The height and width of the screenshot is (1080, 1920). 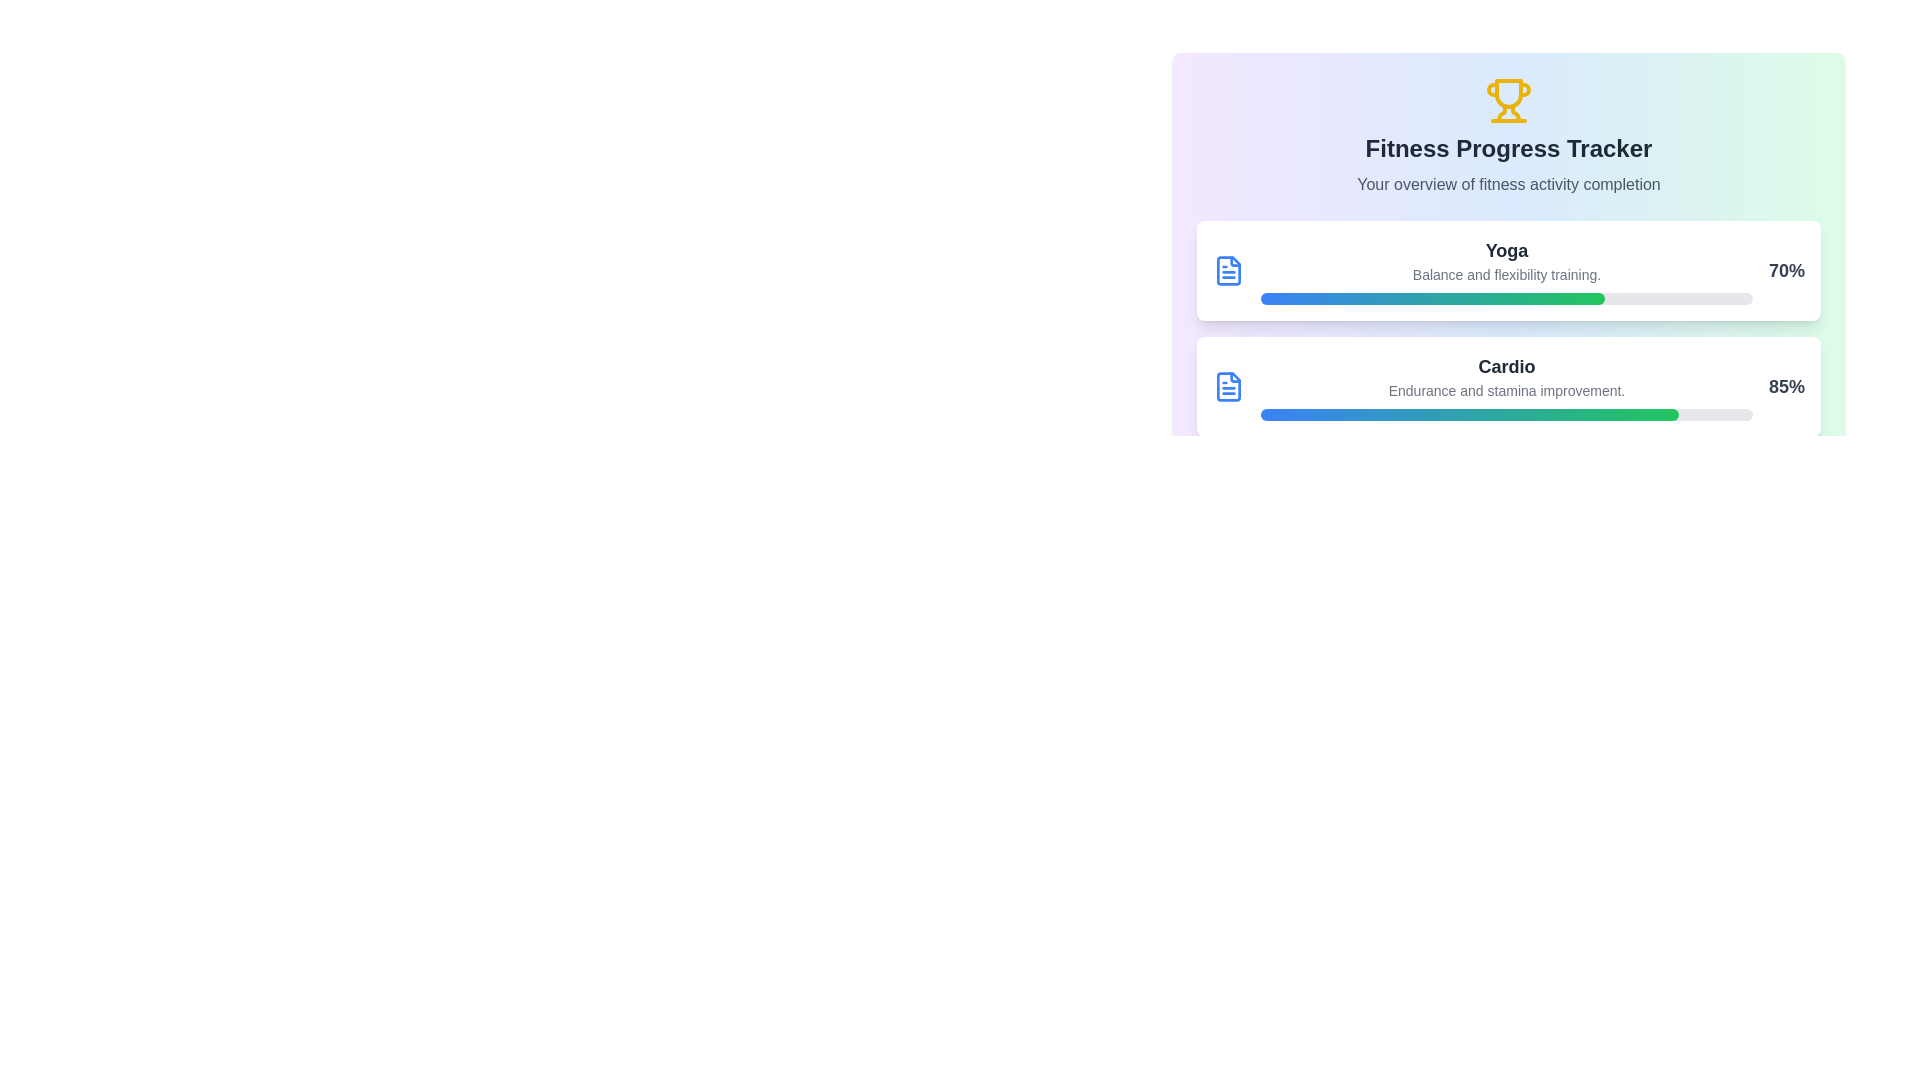 I want to click on the static text element that provides descriptive information about the Yoga activity, located under the 'Yoga' heading and above the horizontal progress bar, so click(x=1507, y=274).